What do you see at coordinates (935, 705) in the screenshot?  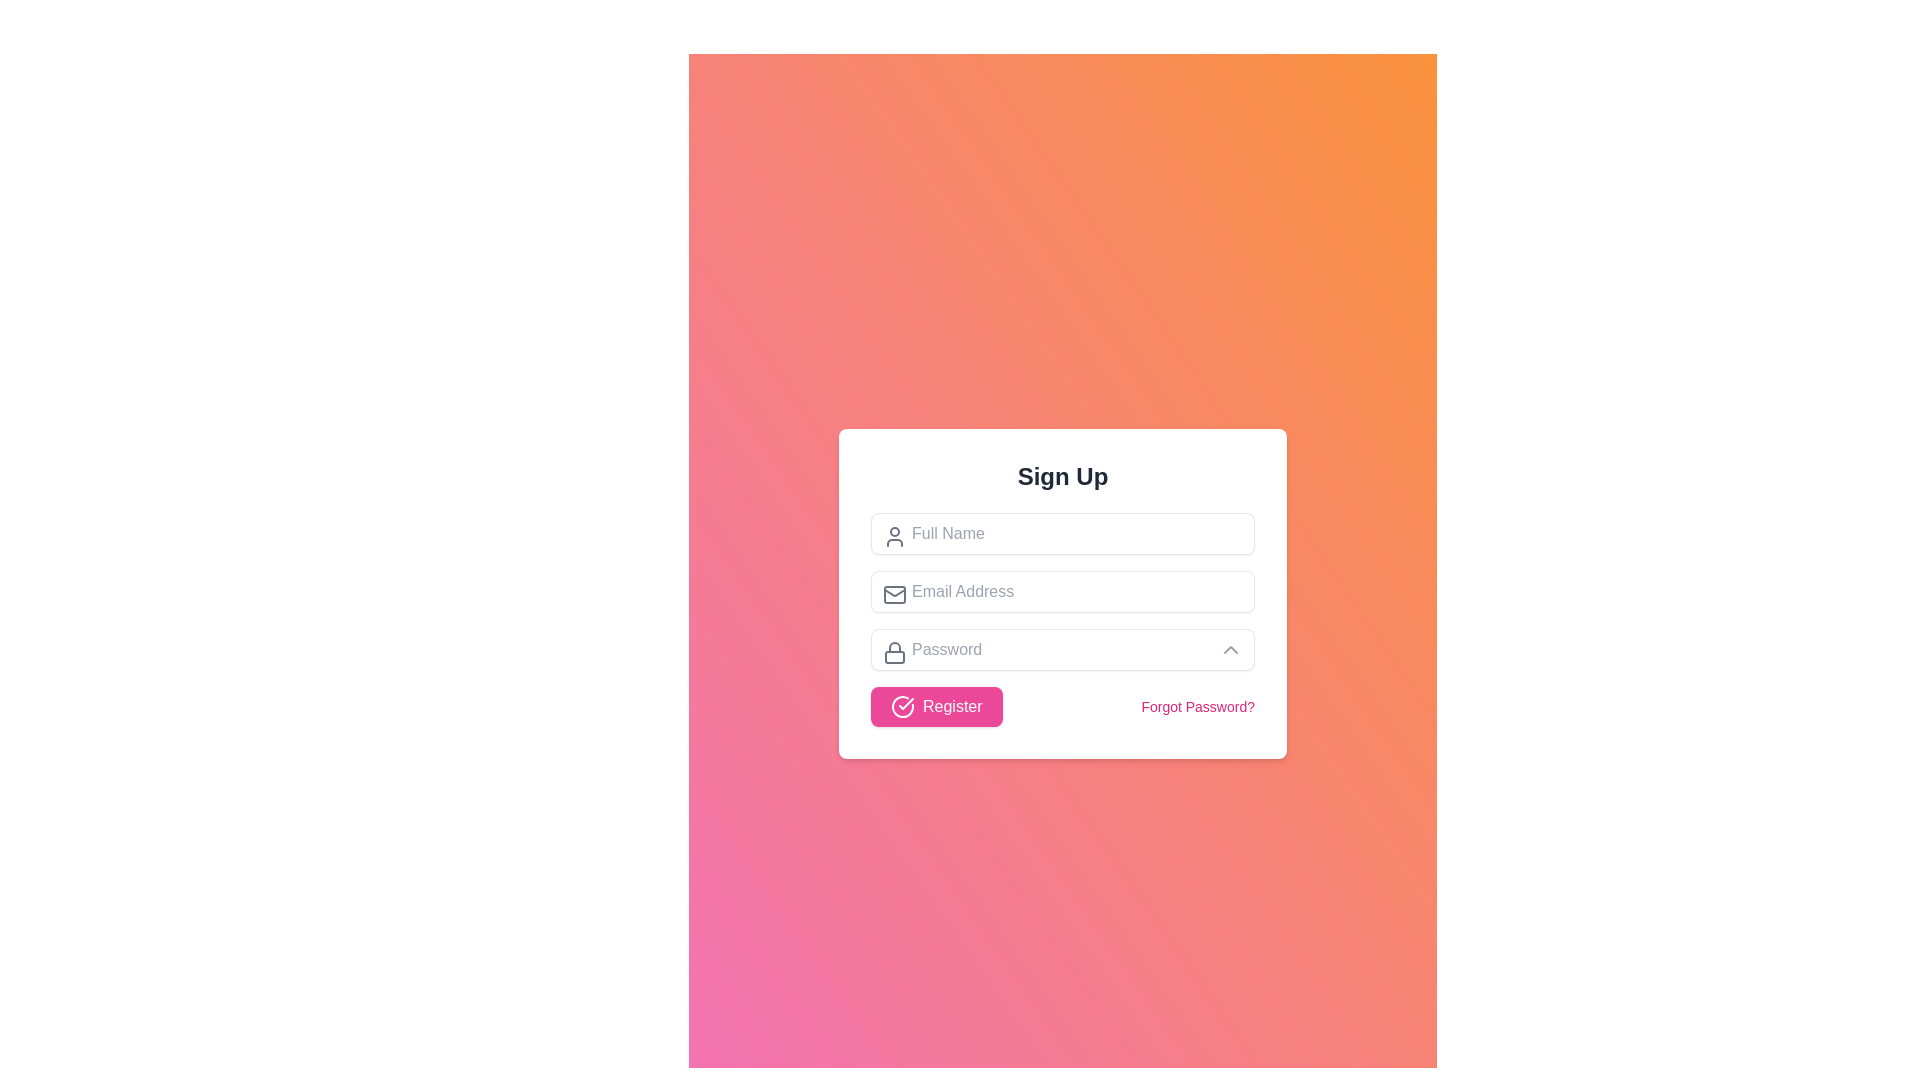 I see `the pink 'Register' button with a white checkmark icon` at bounding box center [935, 705].